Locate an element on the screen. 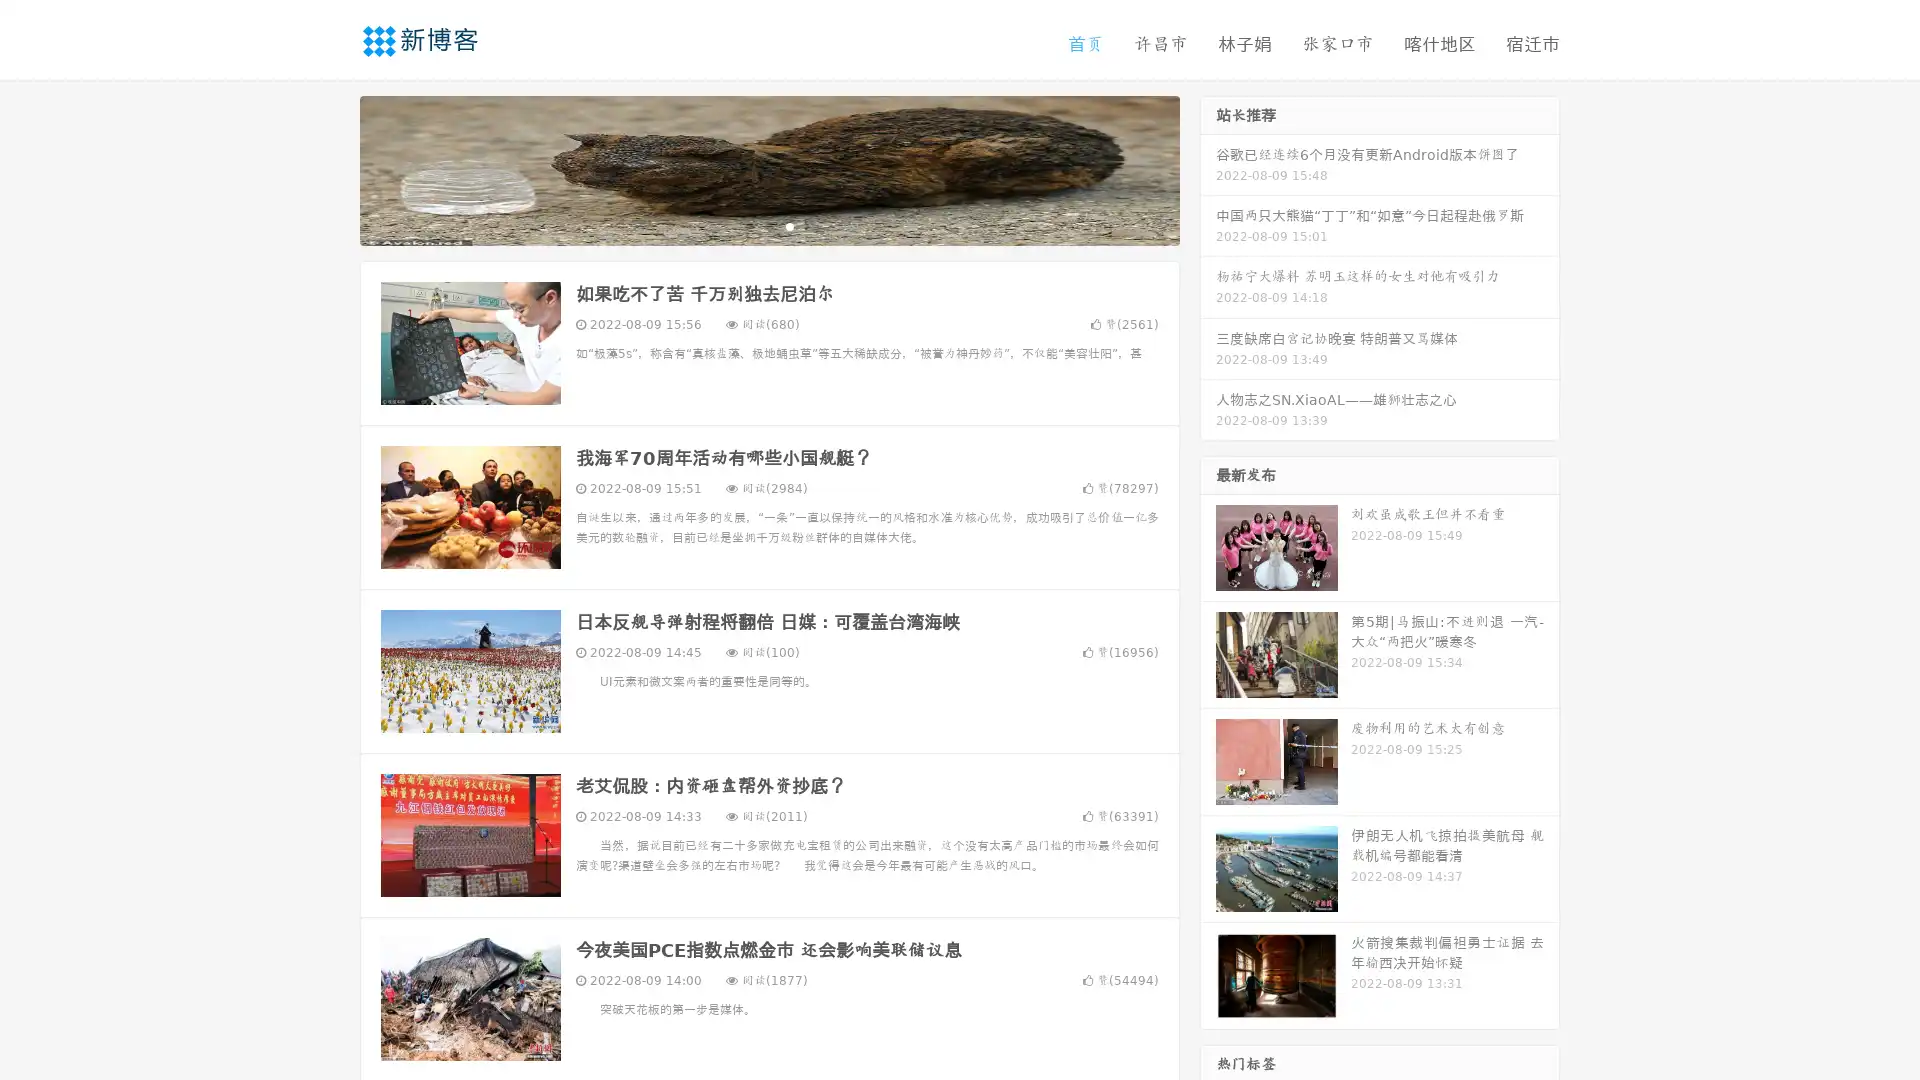  Previous slide is located at coordinates (330, 168).